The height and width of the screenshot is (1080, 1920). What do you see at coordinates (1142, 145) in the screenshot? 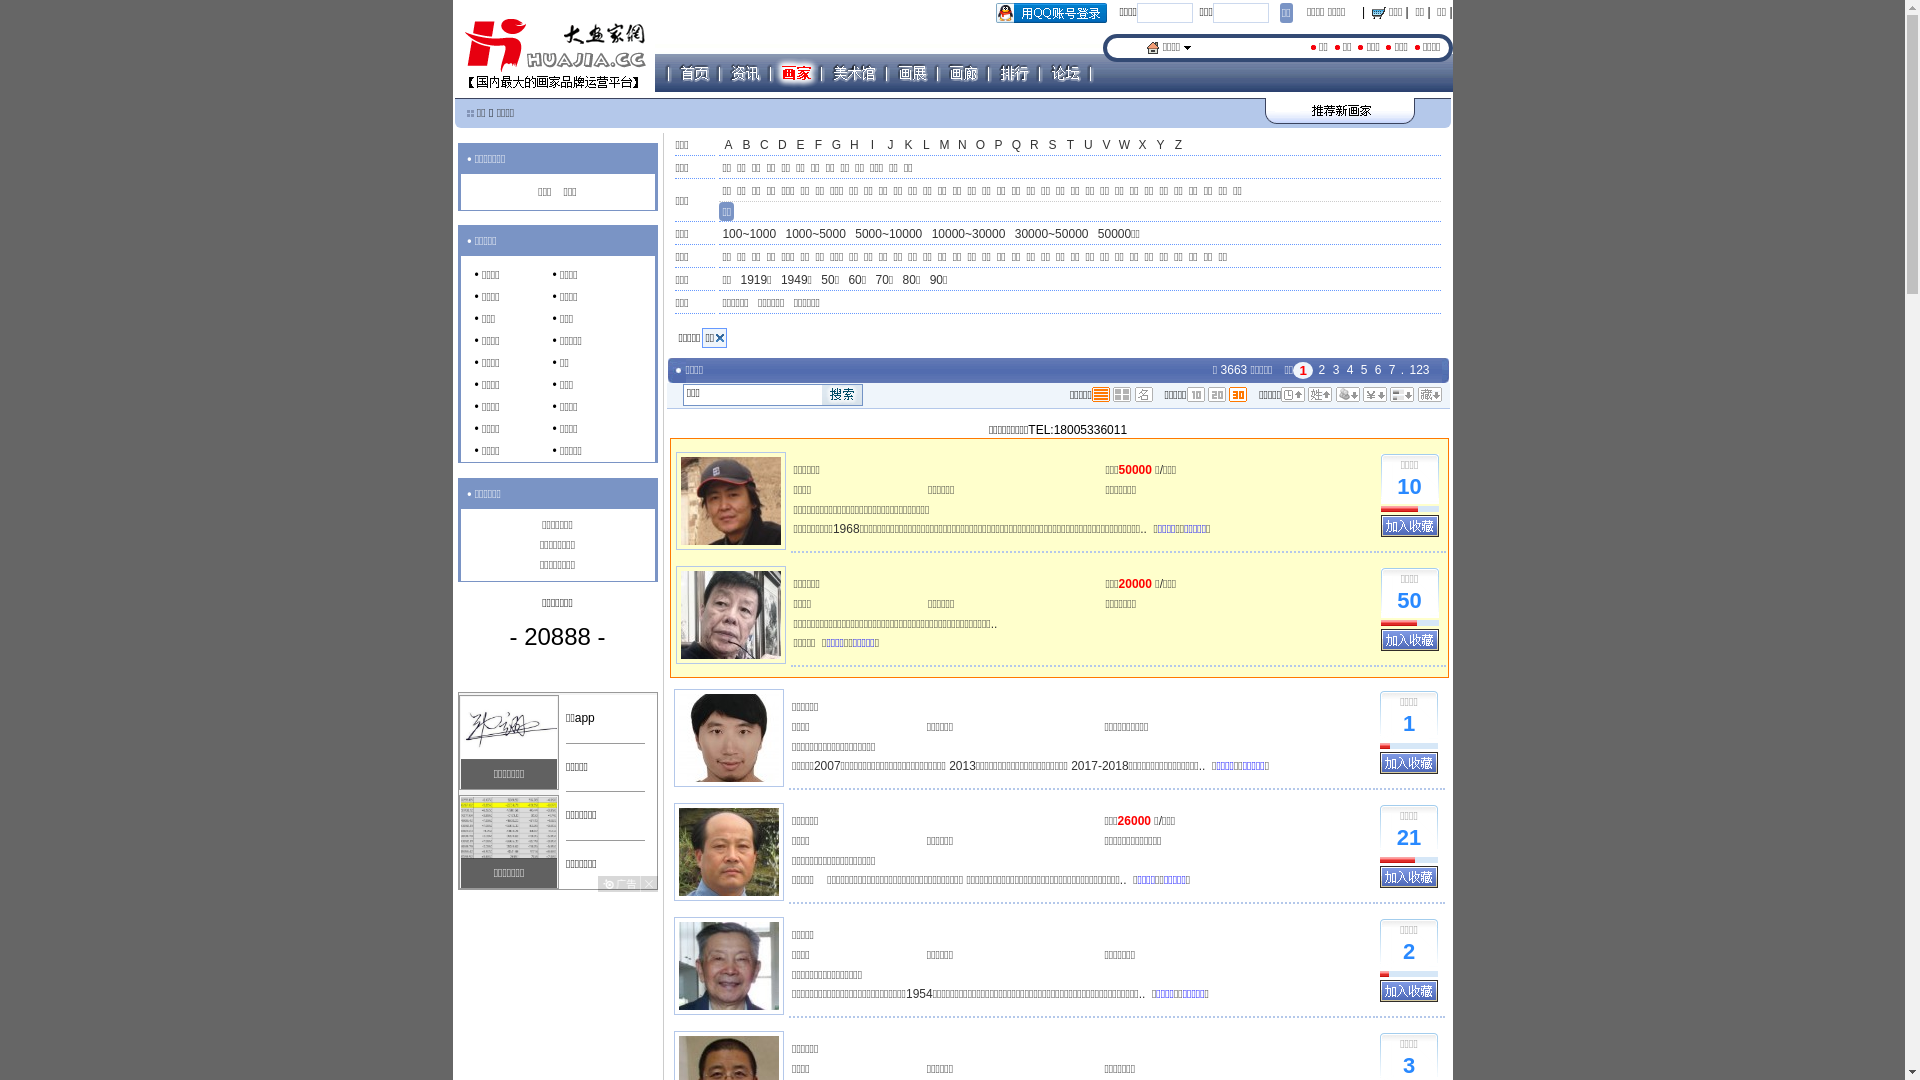
I see `'X'` at bounding box center [1142, 145].